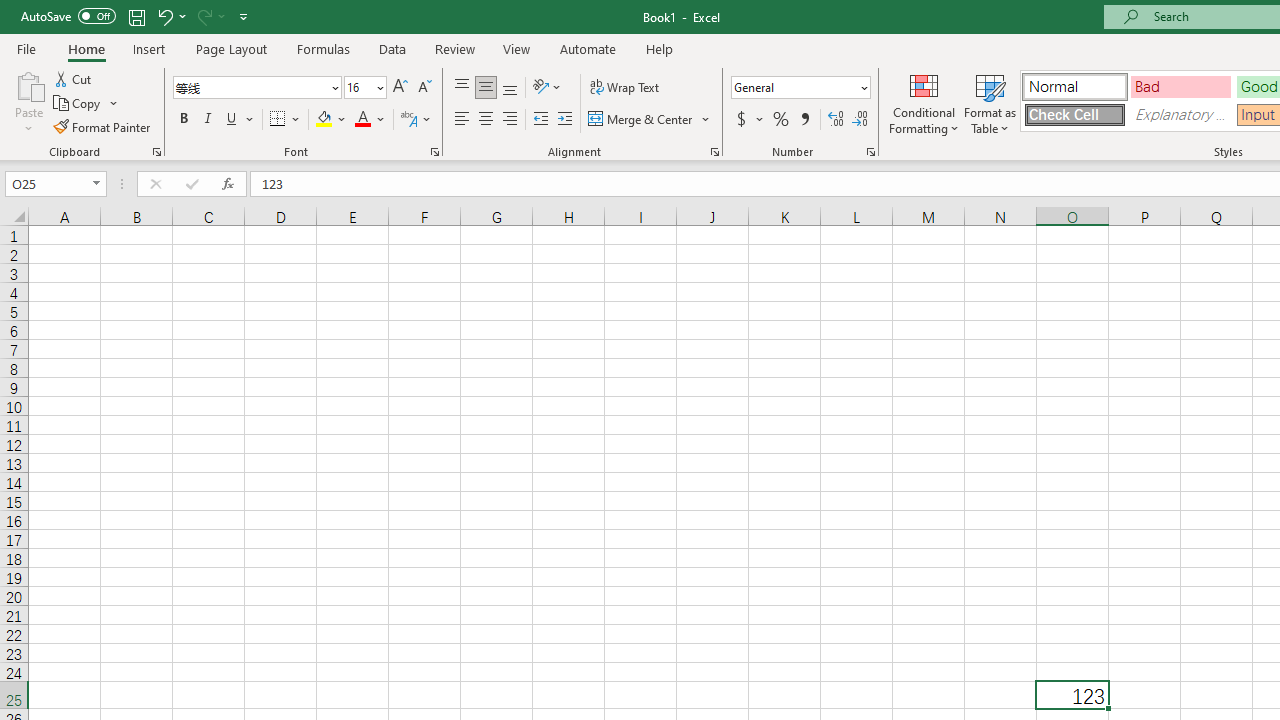  I want to click on 'Increase Font Size', so click(400, 86).